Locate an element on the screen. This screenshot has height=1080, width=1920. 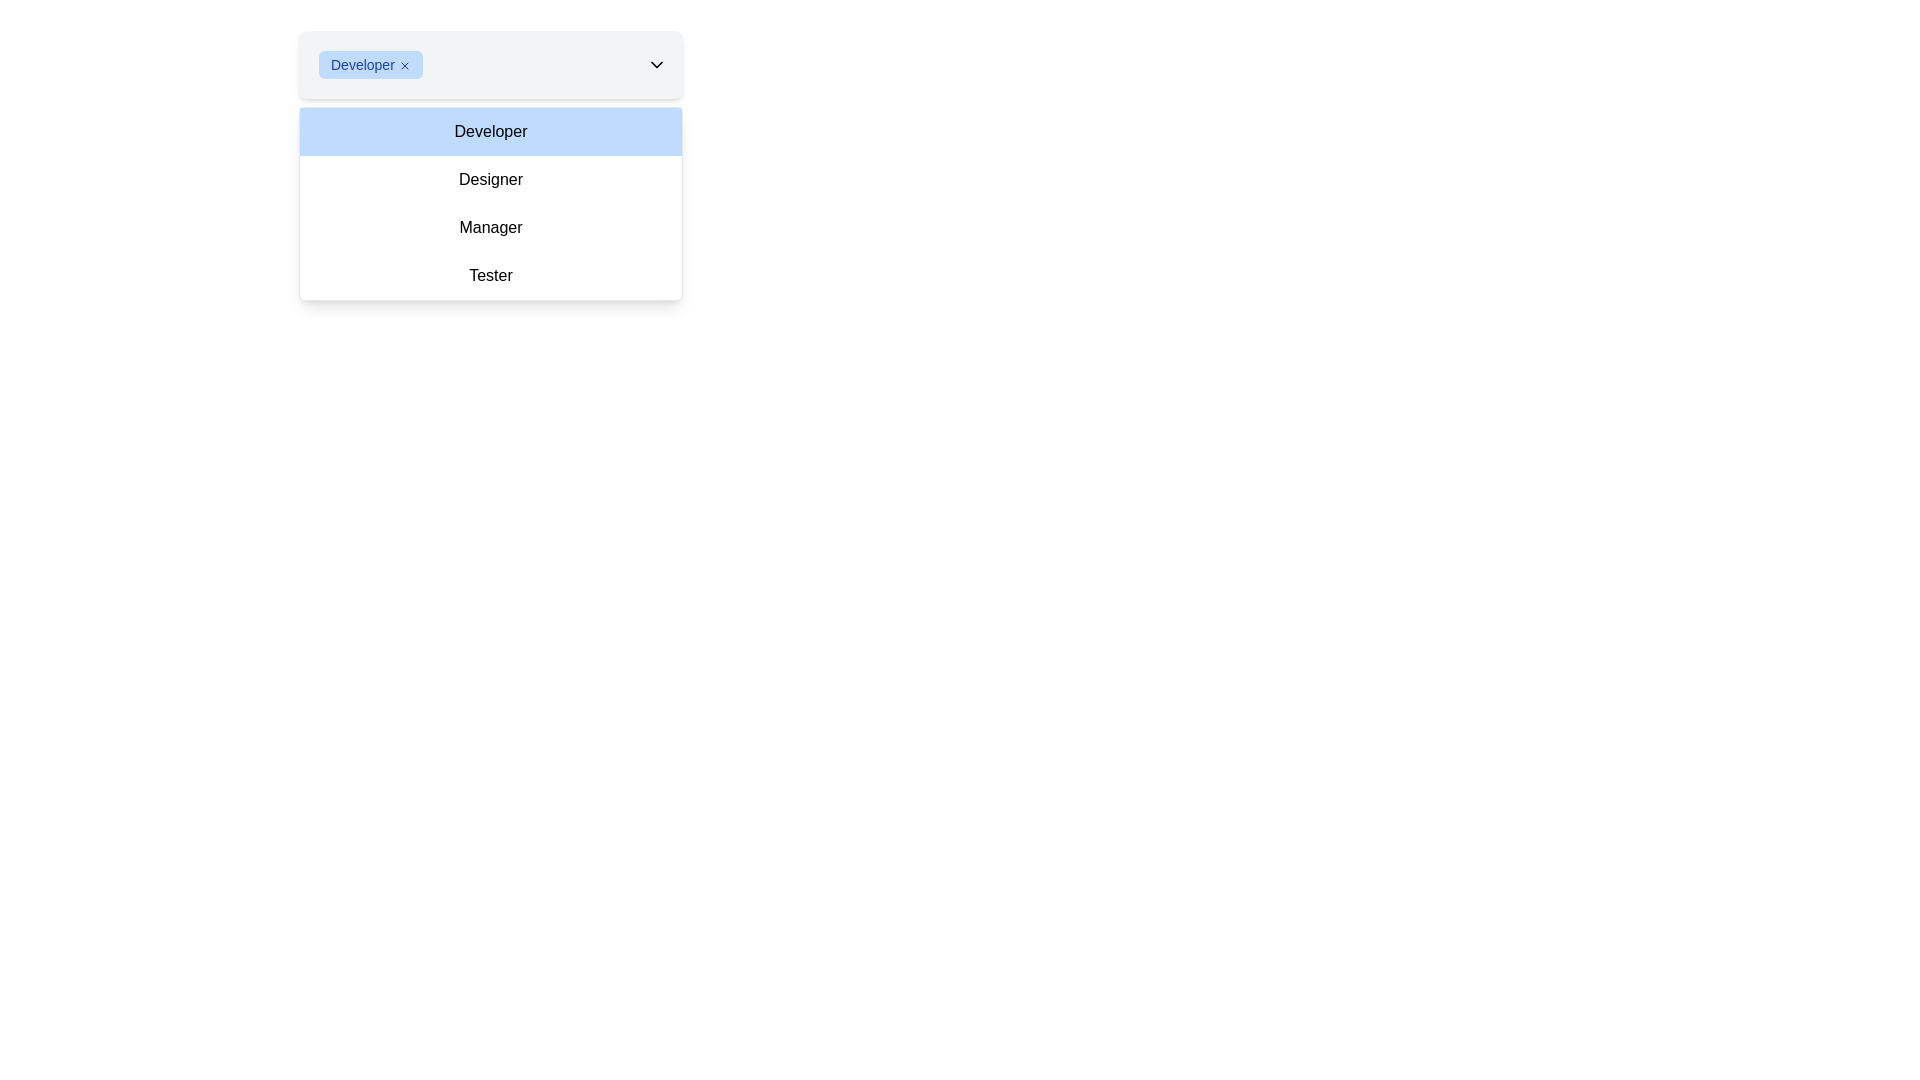
the fourth option in the dropdown menu, which sets the context to 'Tester' is located at coordinates (490, 276).